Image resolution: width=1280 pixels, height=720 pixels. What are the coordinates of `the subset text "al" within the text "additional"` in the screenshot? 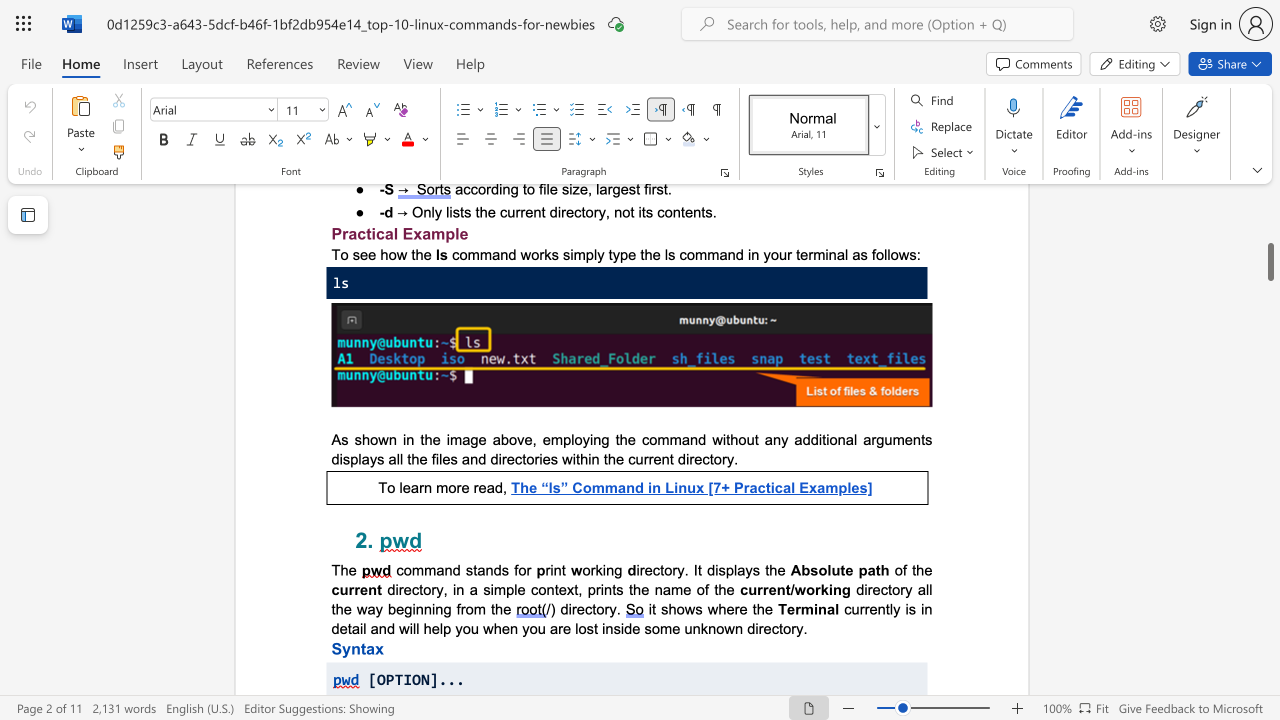 It's located at (845, 438).